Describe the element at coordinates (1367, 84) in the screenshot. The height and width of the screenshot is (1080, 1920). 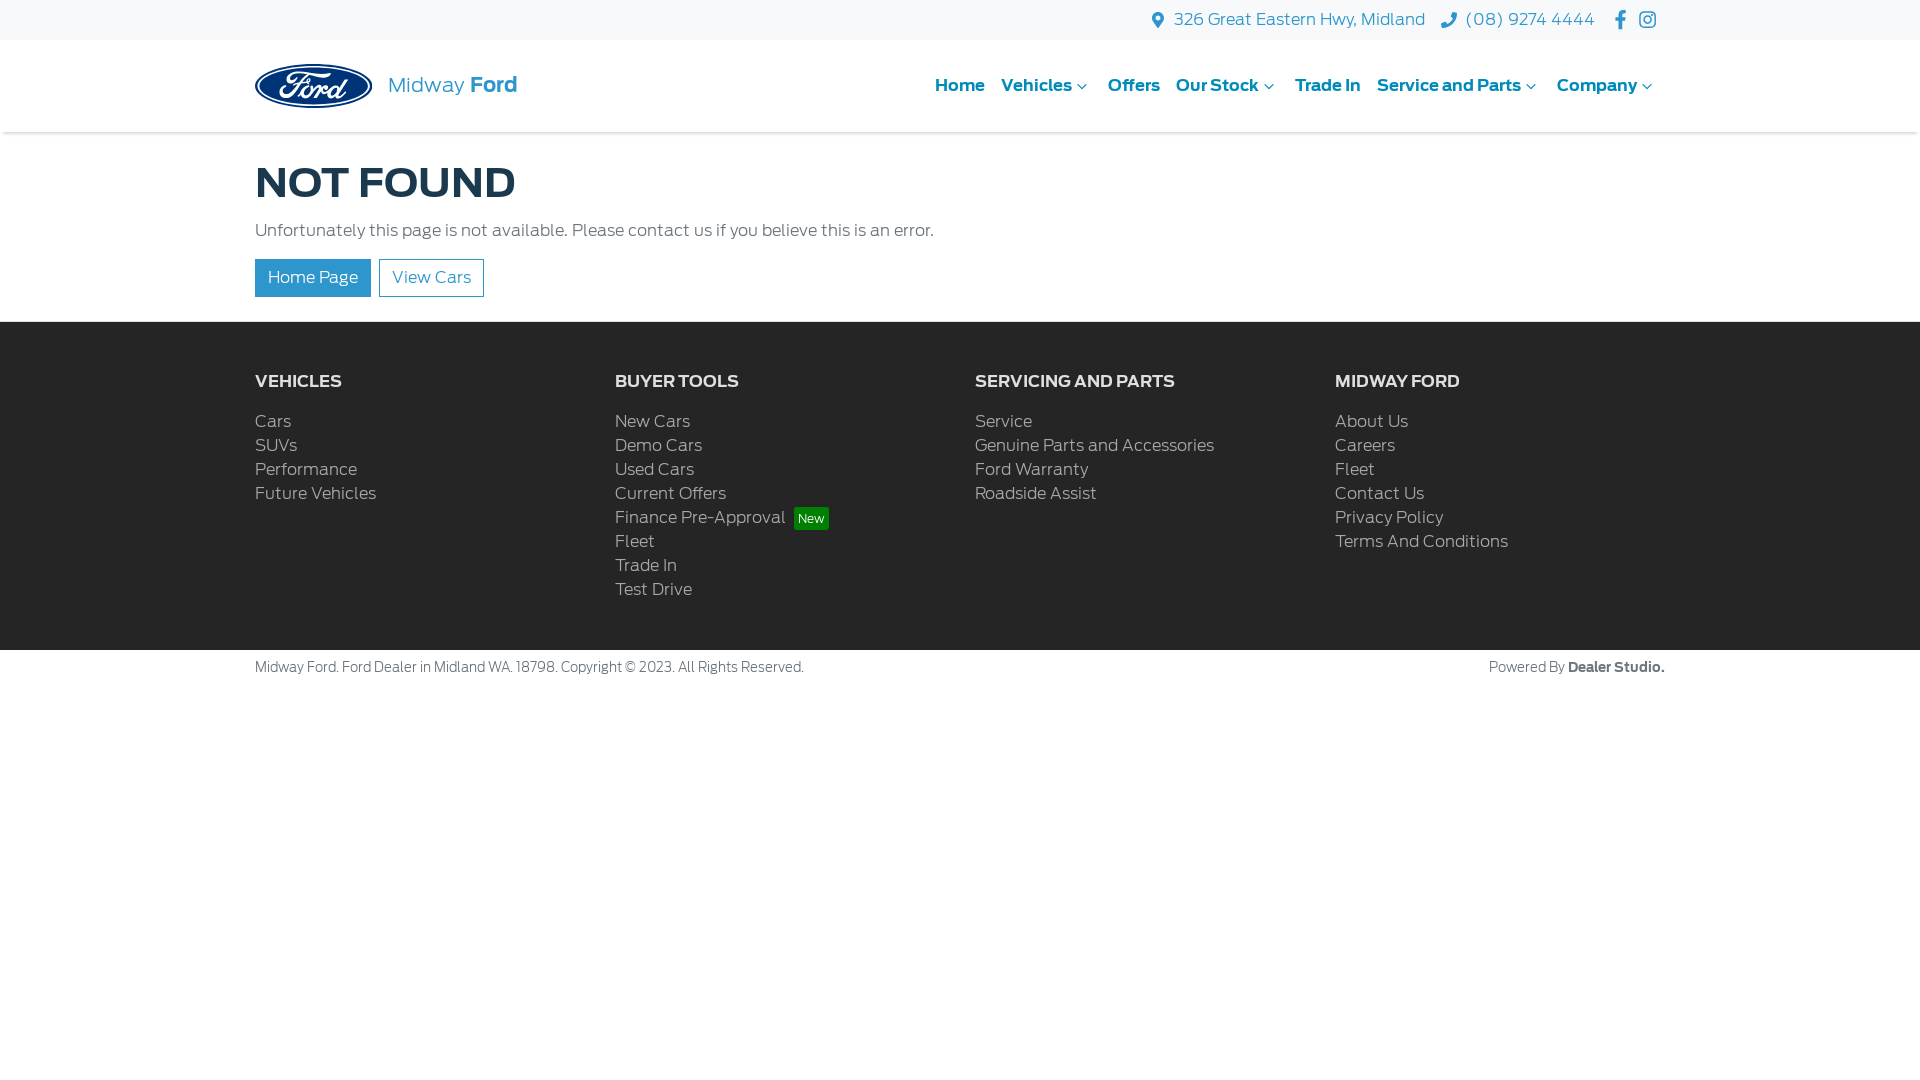
I see `'Service and Parts'` at that location.